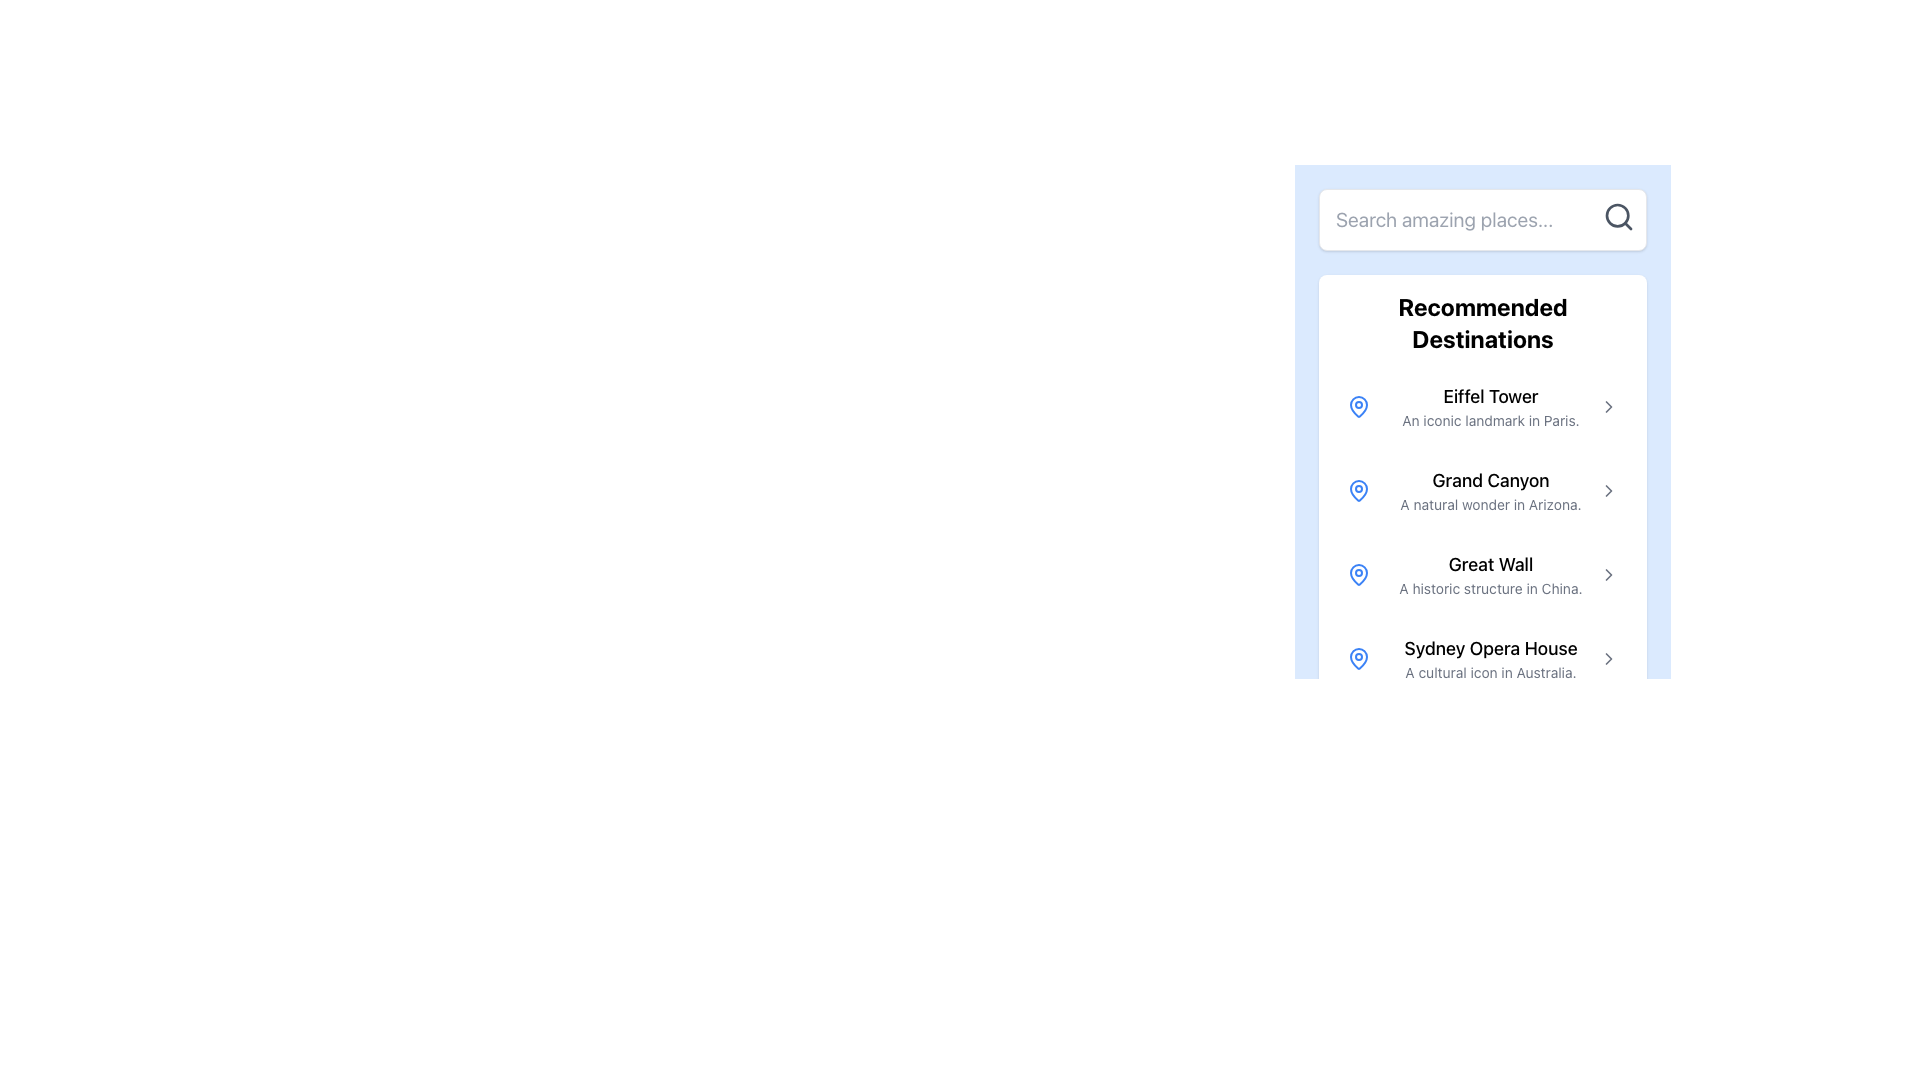 The height and width of the screenshot is (1080, 1920). I want to click on the text area containing the title and subtitle for 'Great Wall', positioned as the third item in the recommendations list, so click(1491, 574).